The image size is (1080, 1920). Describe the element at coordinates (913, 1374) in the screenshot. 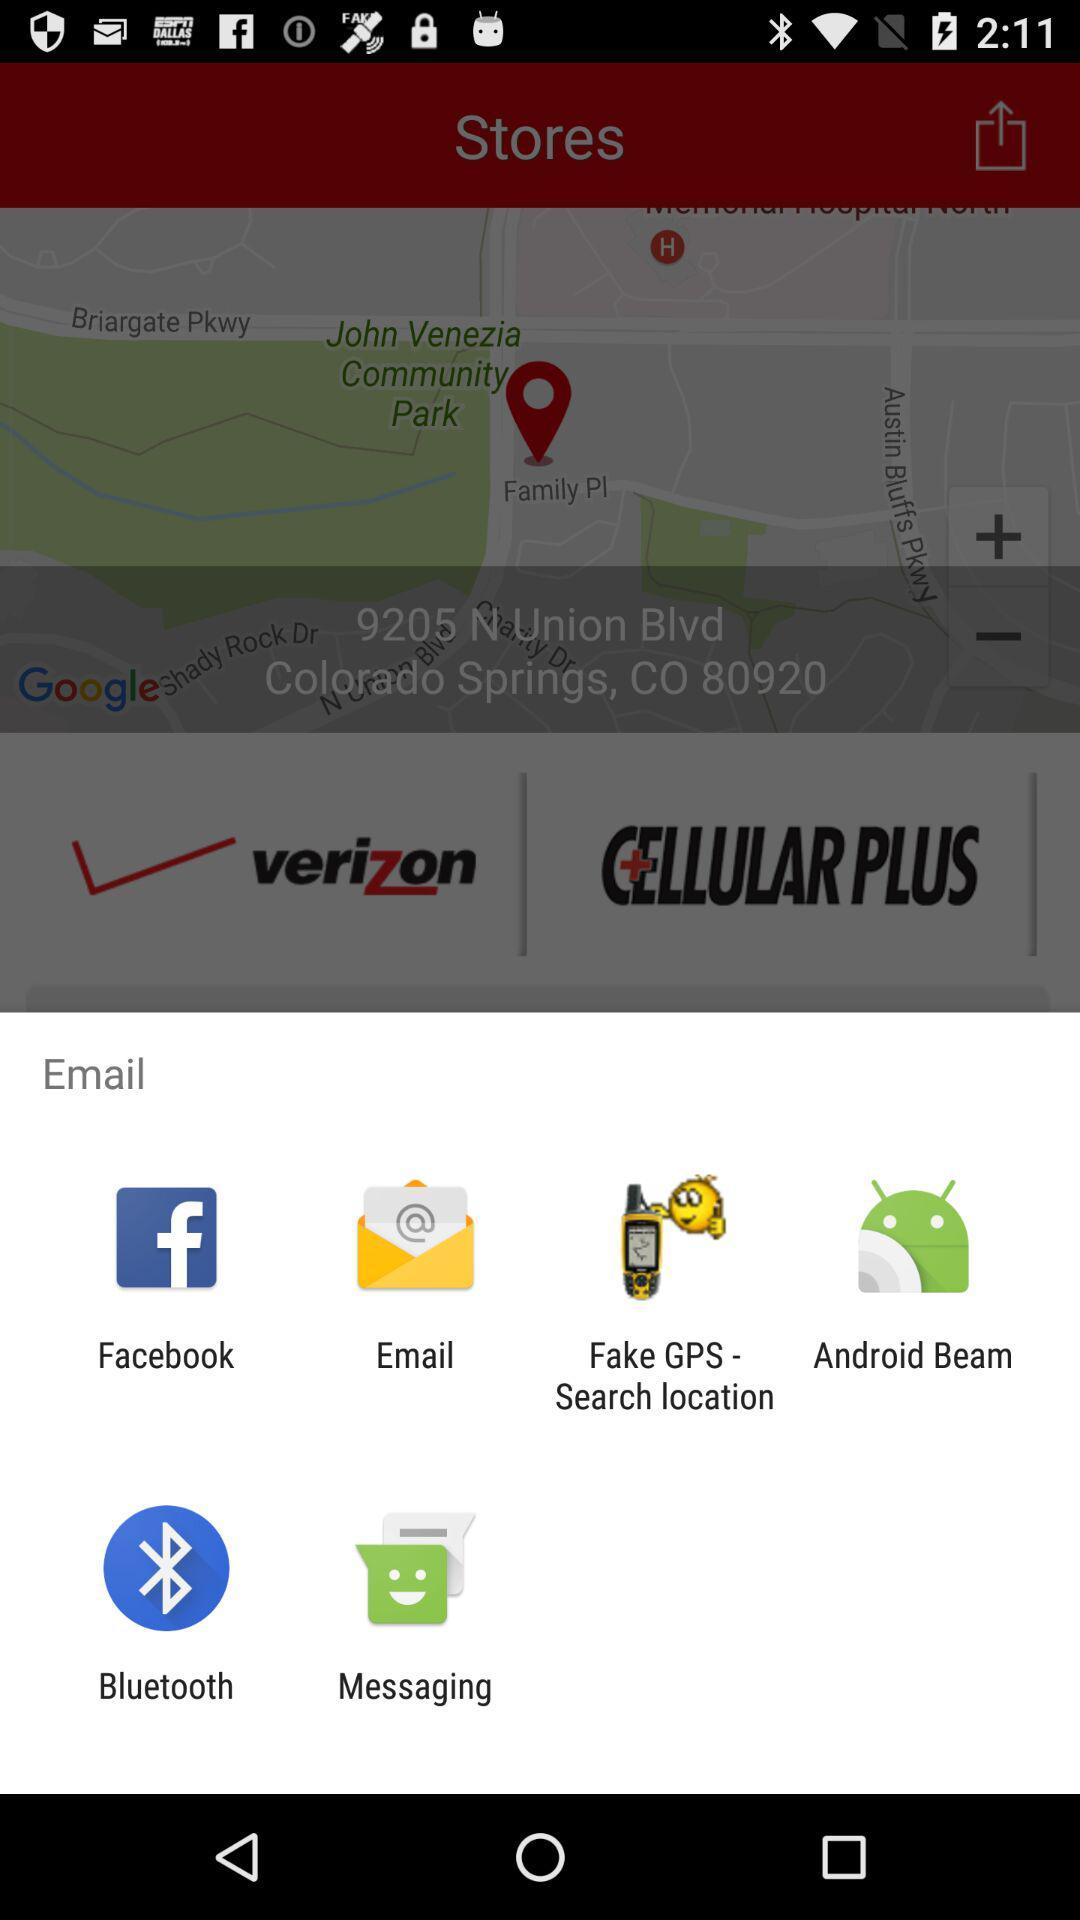

I see `the app next to fake gps search item` at that location.